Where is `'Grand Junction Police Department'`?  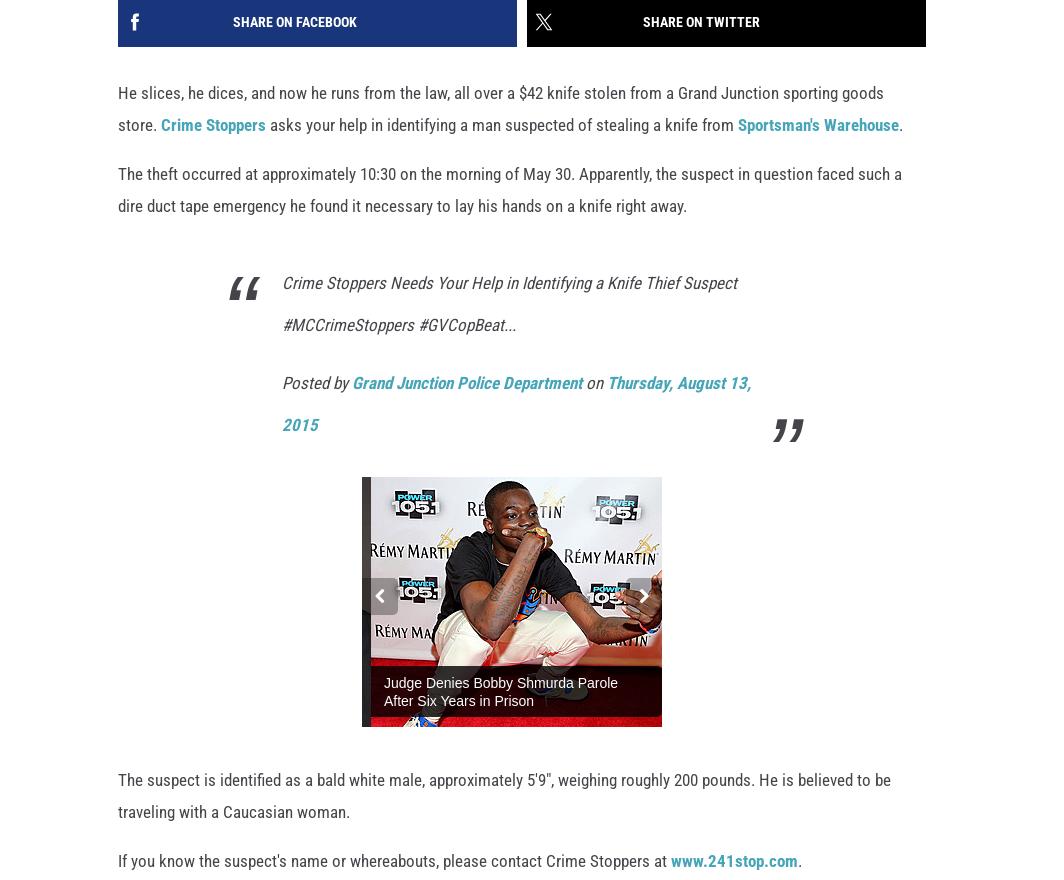 'Grand Junction Police Department' is located at coordinates (351, 383).